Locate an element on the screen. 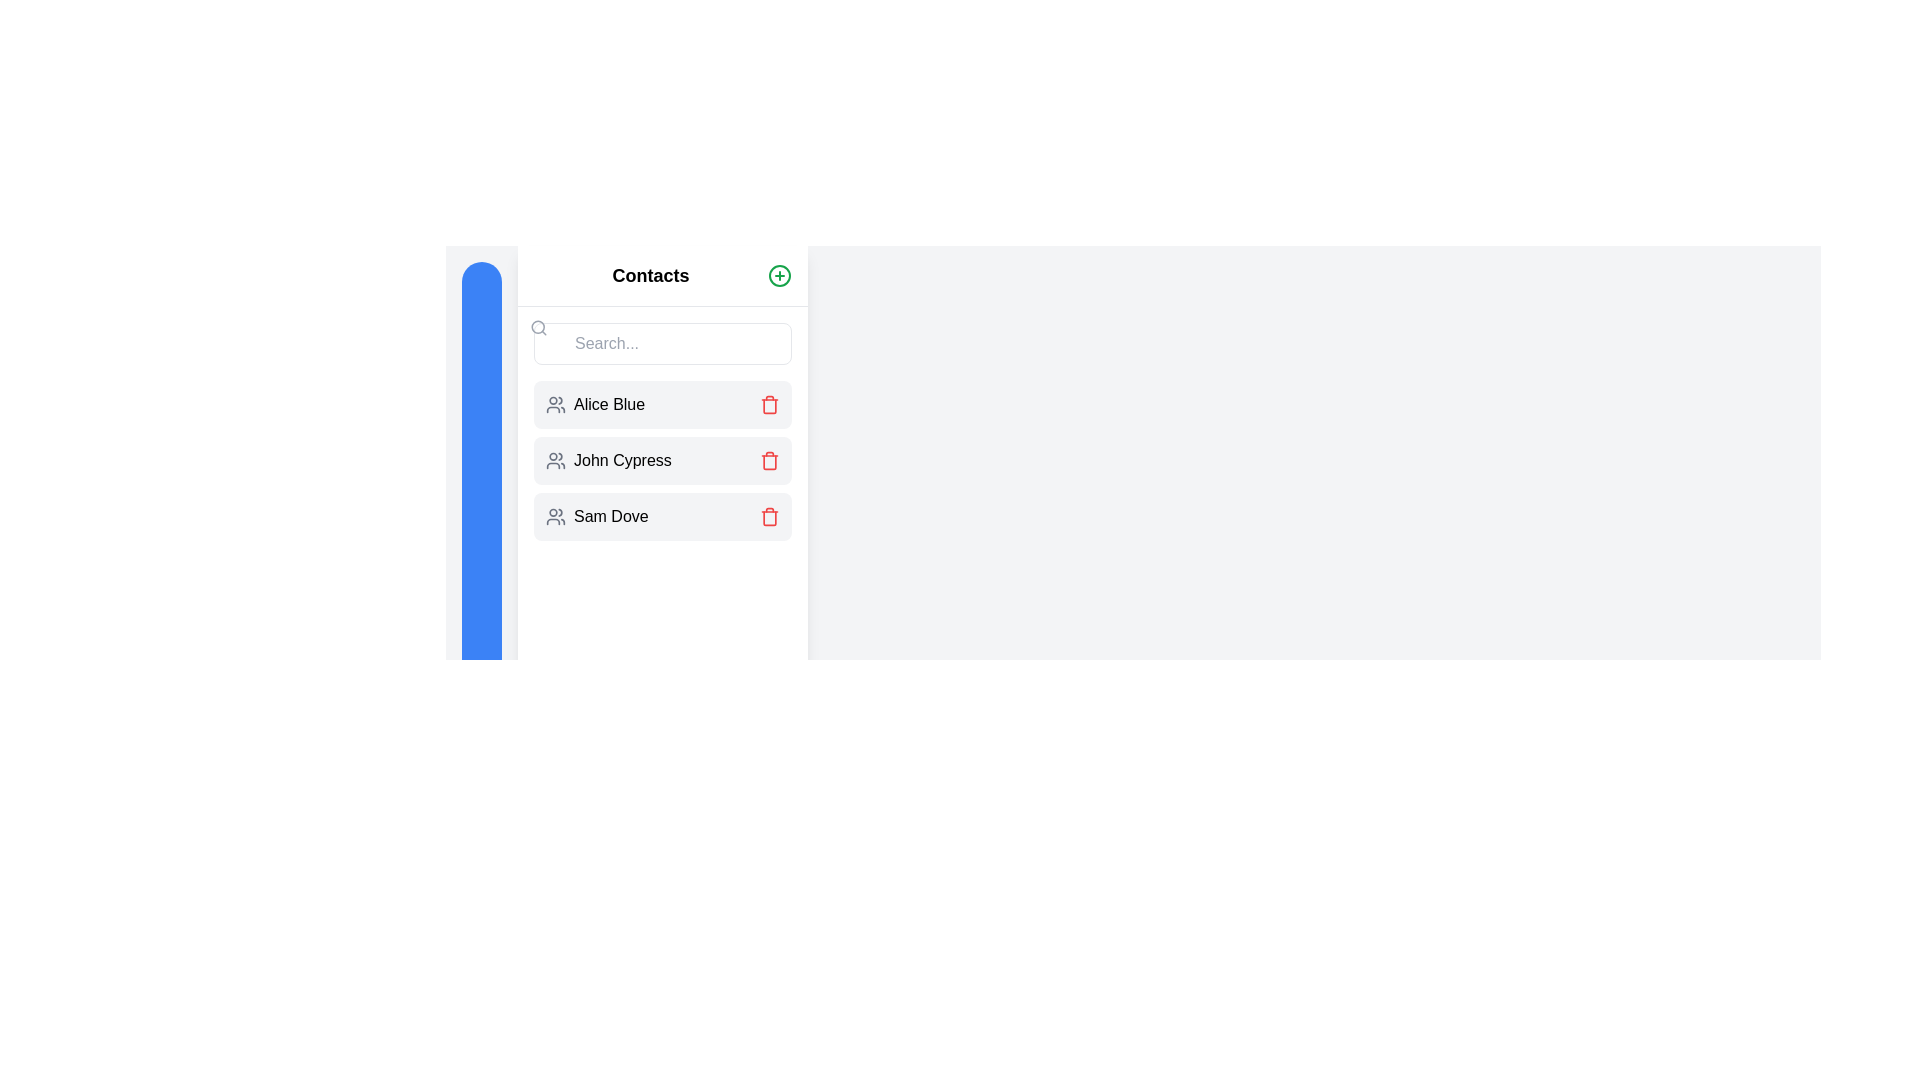 The image size is (1920, 1080). the heading text indicating 'Contacts' is located at coordinates (651, 276).